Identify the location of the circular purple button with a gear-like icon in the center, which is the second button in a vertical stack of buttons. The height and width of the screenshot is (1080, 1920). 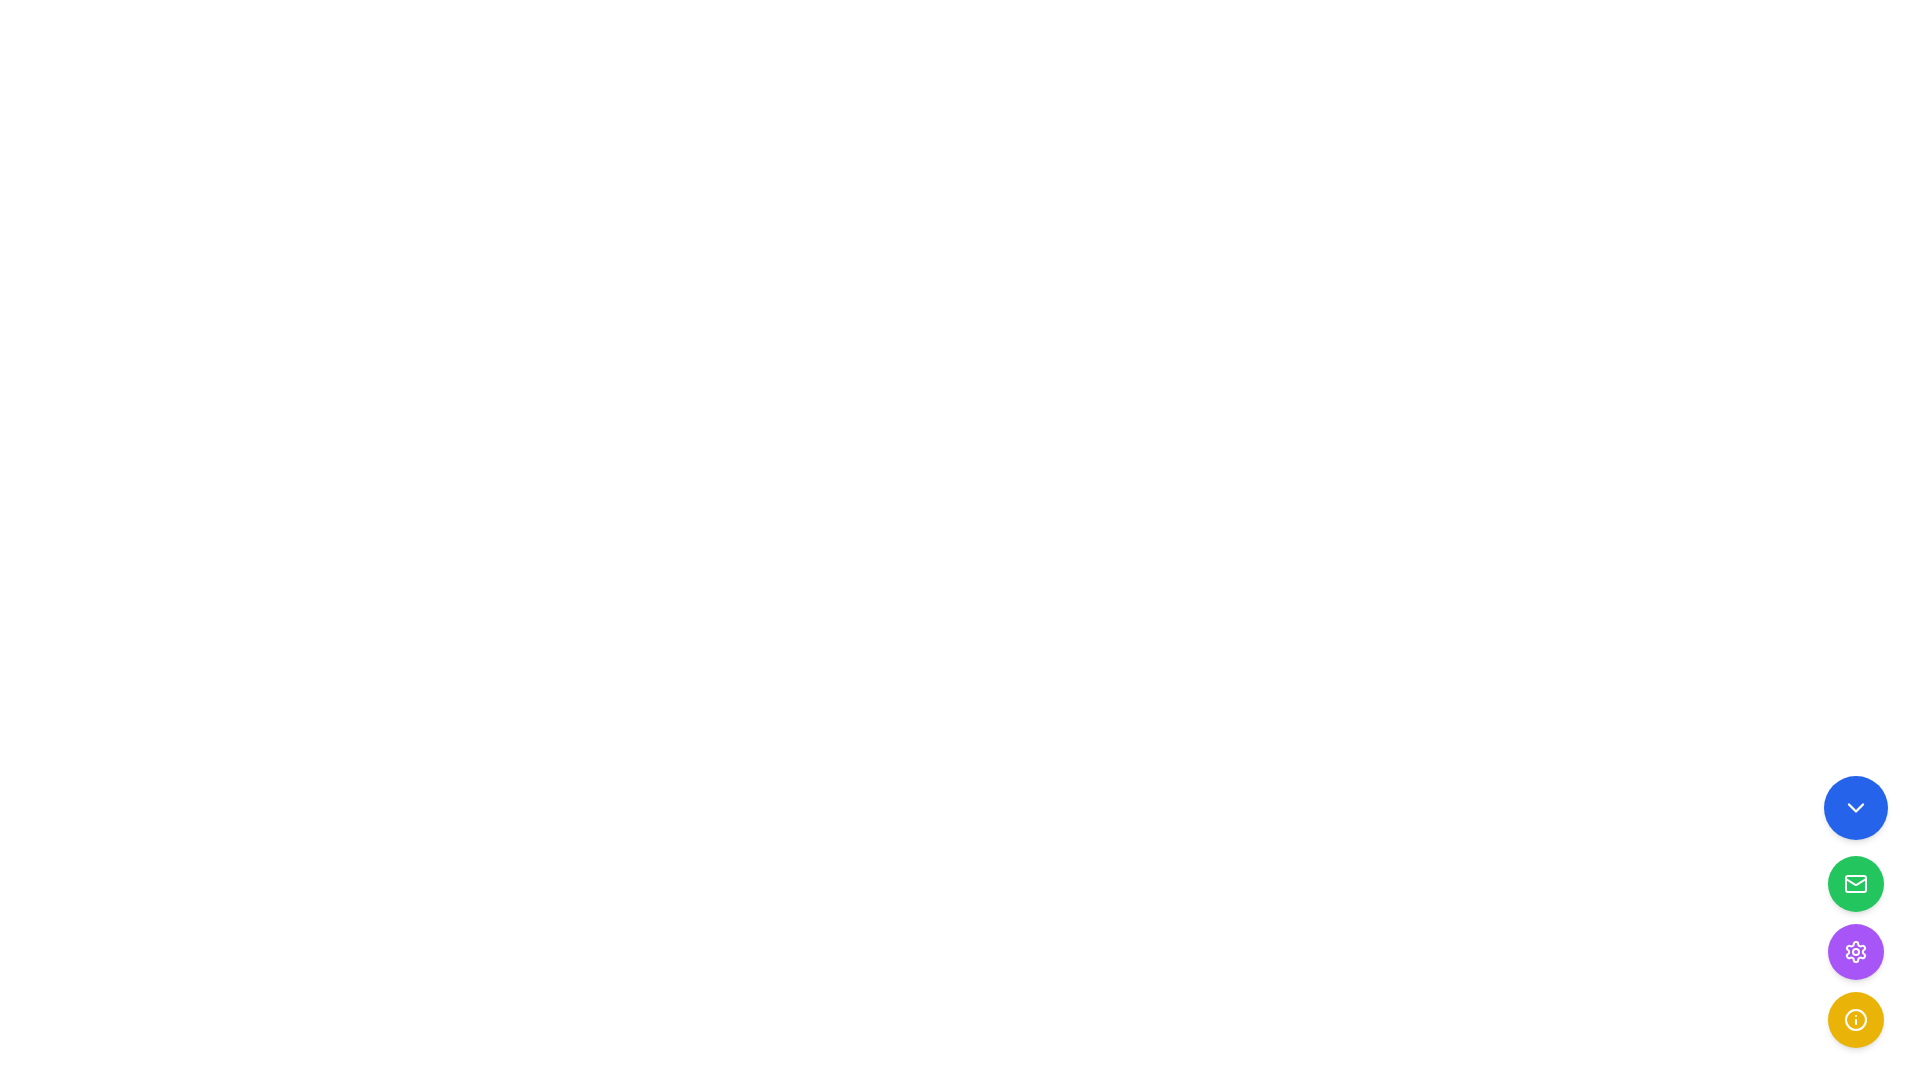
(1855, 951).